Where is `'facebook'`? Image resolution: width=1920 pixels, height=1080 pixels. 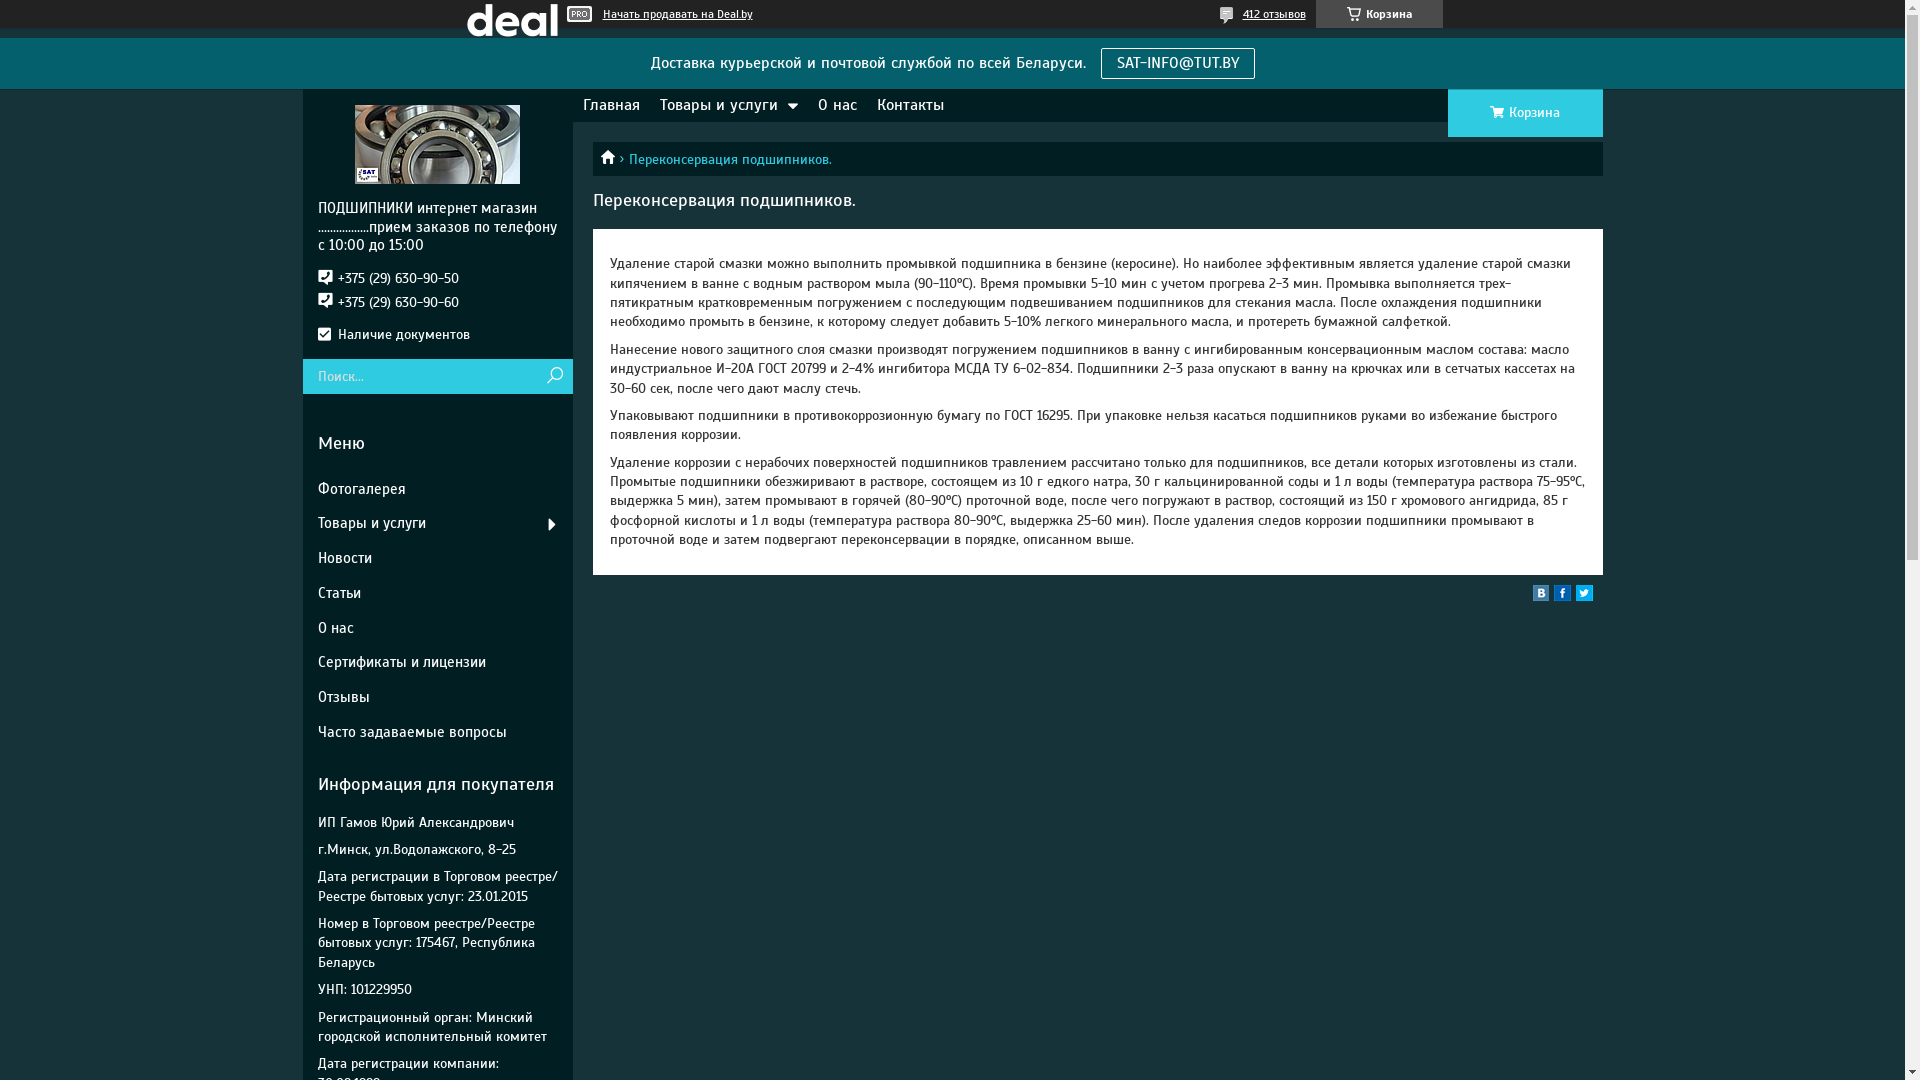 'facebook' is located at coordinates (1553, 595).